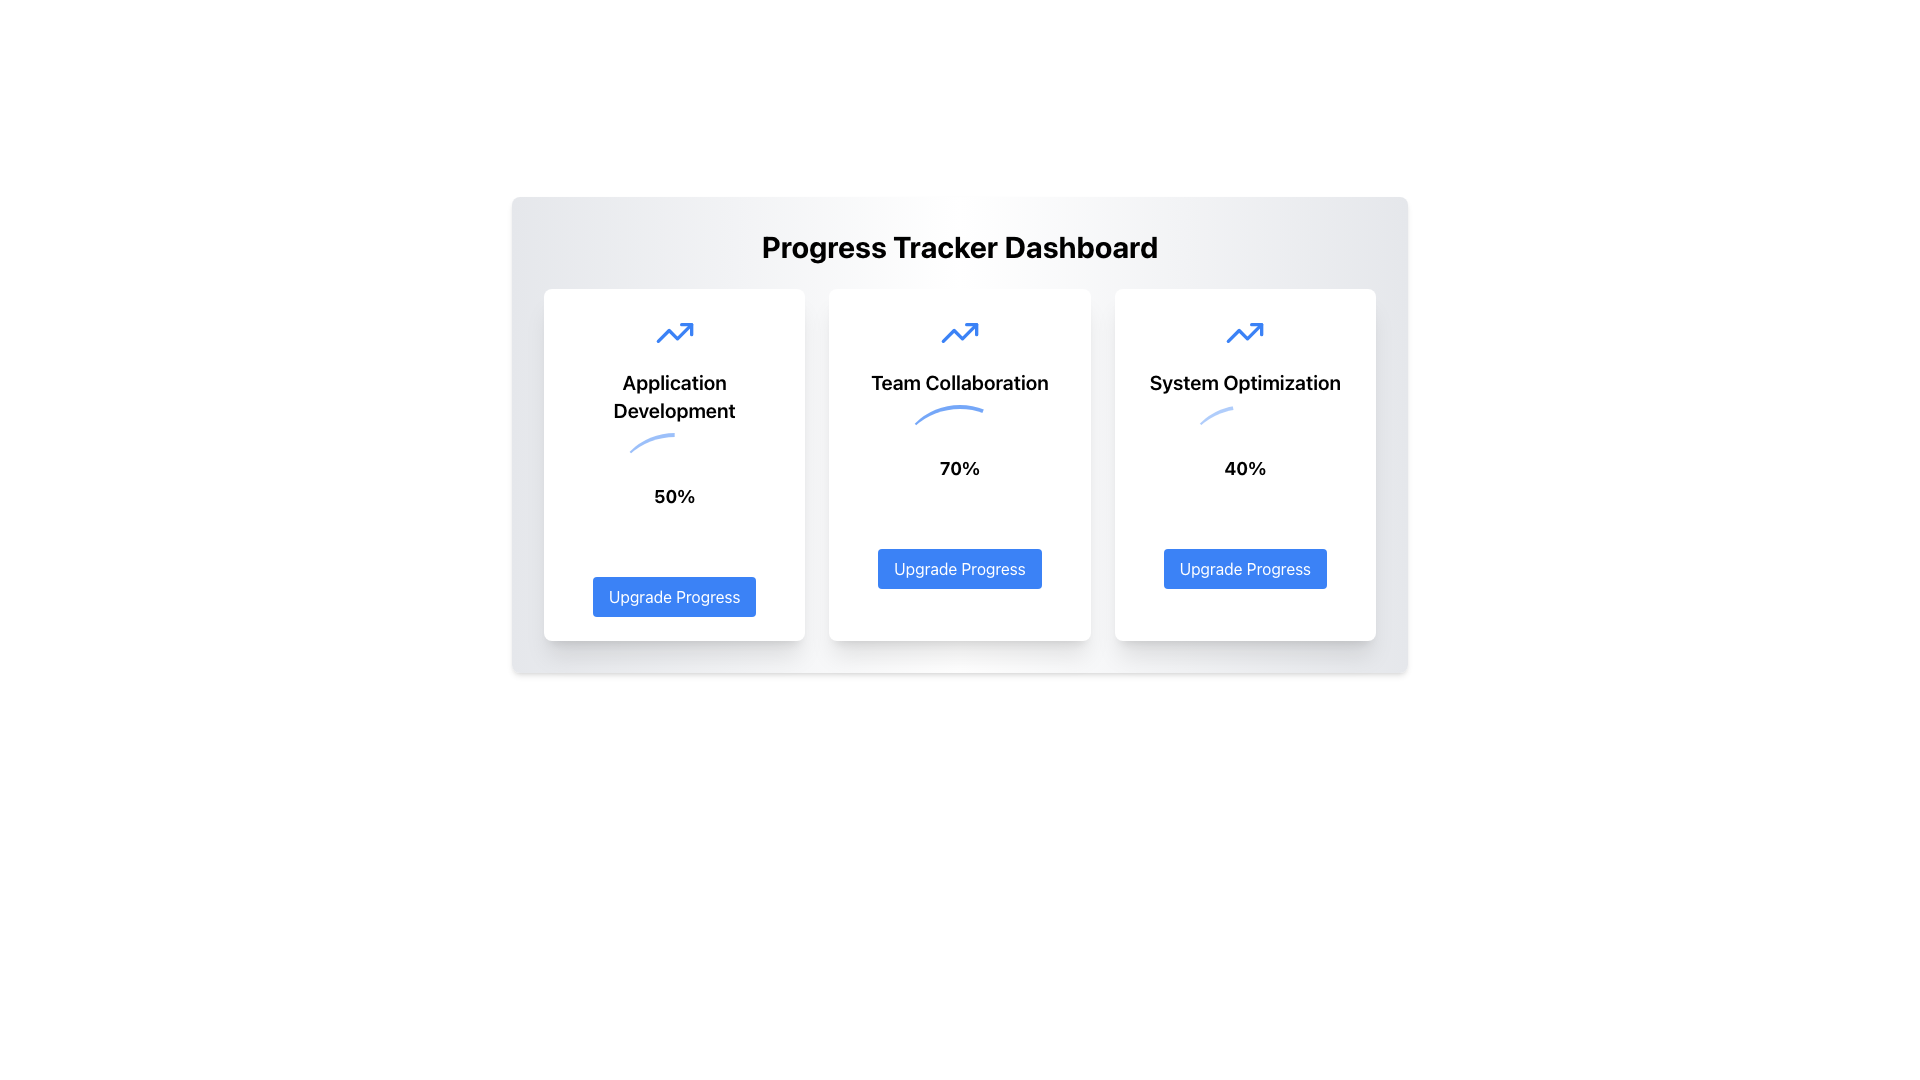 The height and width of the screenshot is (1080, 1920). Describe the element at coordinates (960, 465) in the screenshot. I see `the progress percentage of the second card in the grid layout for the 'Team Collaboration' module` at that location.